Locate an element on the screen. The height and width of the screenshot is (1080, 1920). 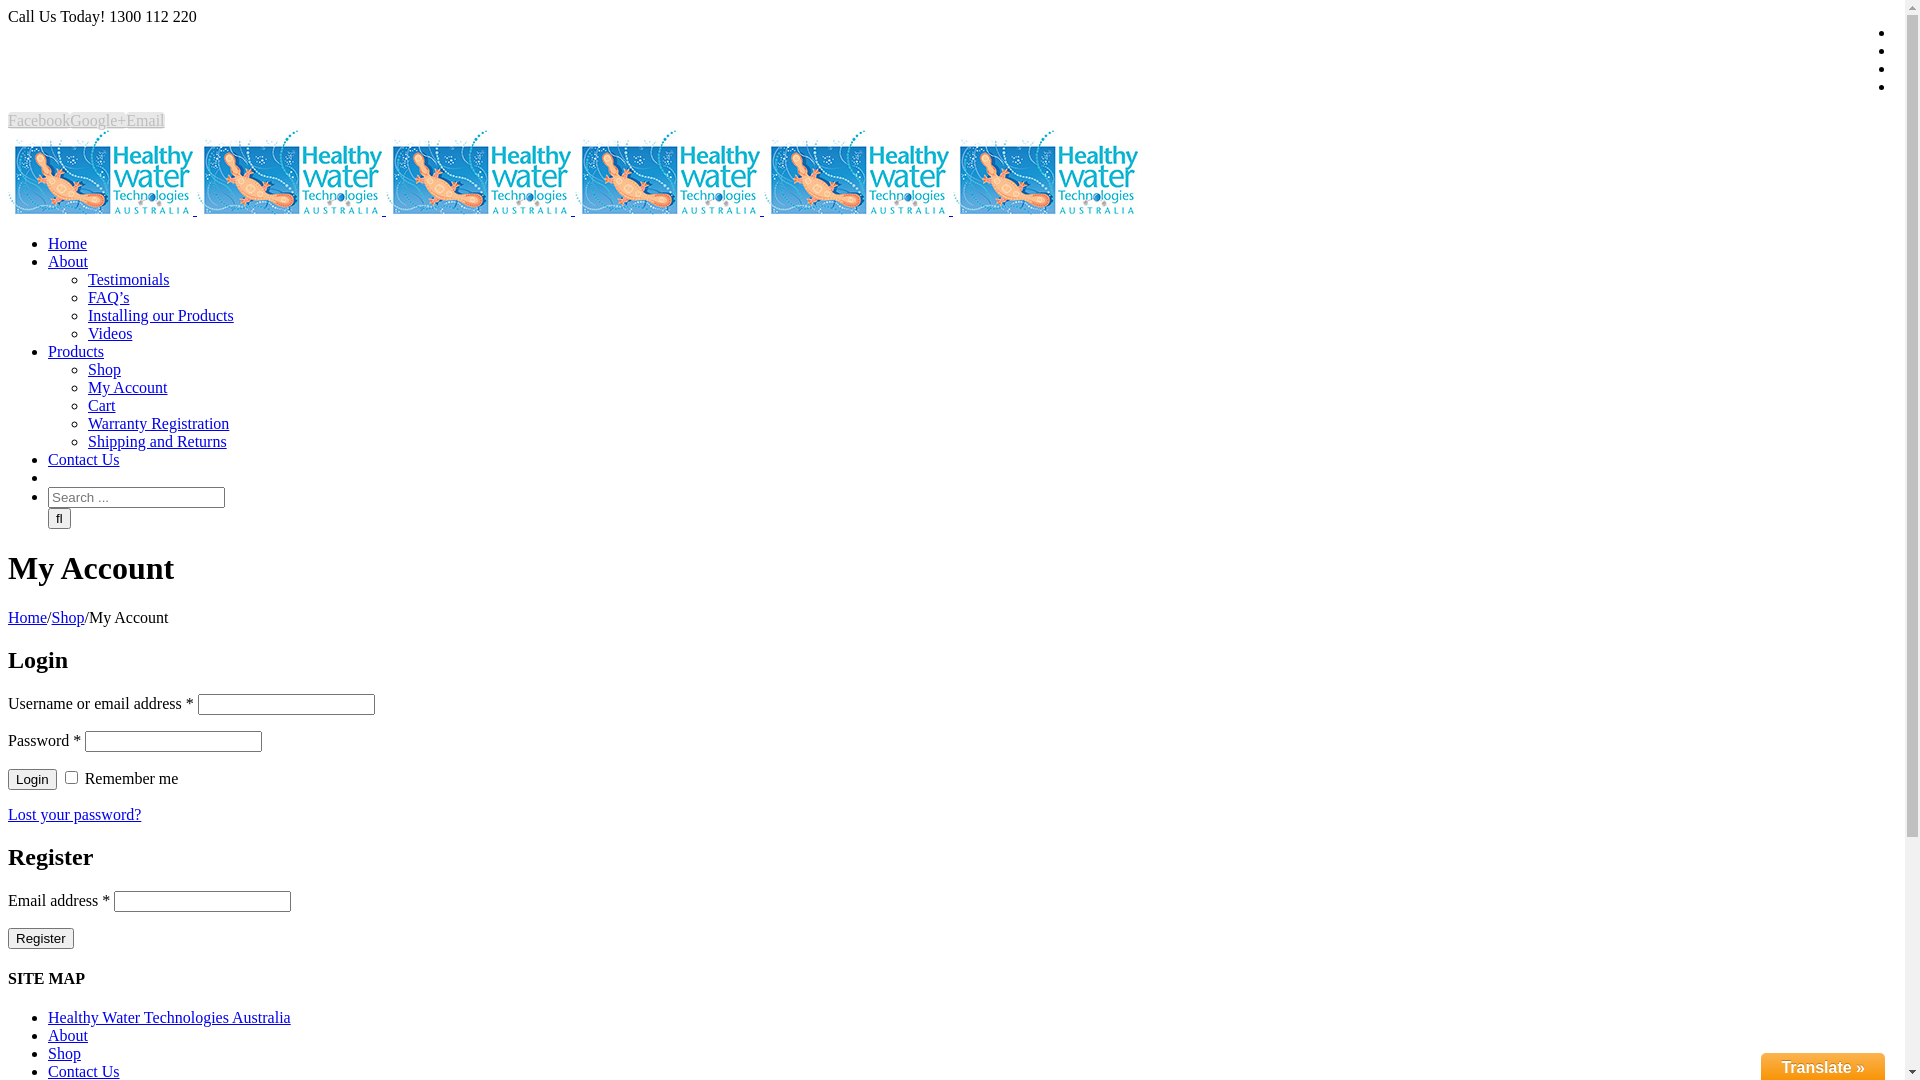
'Contact Us' is located at coordinates (48, 459).